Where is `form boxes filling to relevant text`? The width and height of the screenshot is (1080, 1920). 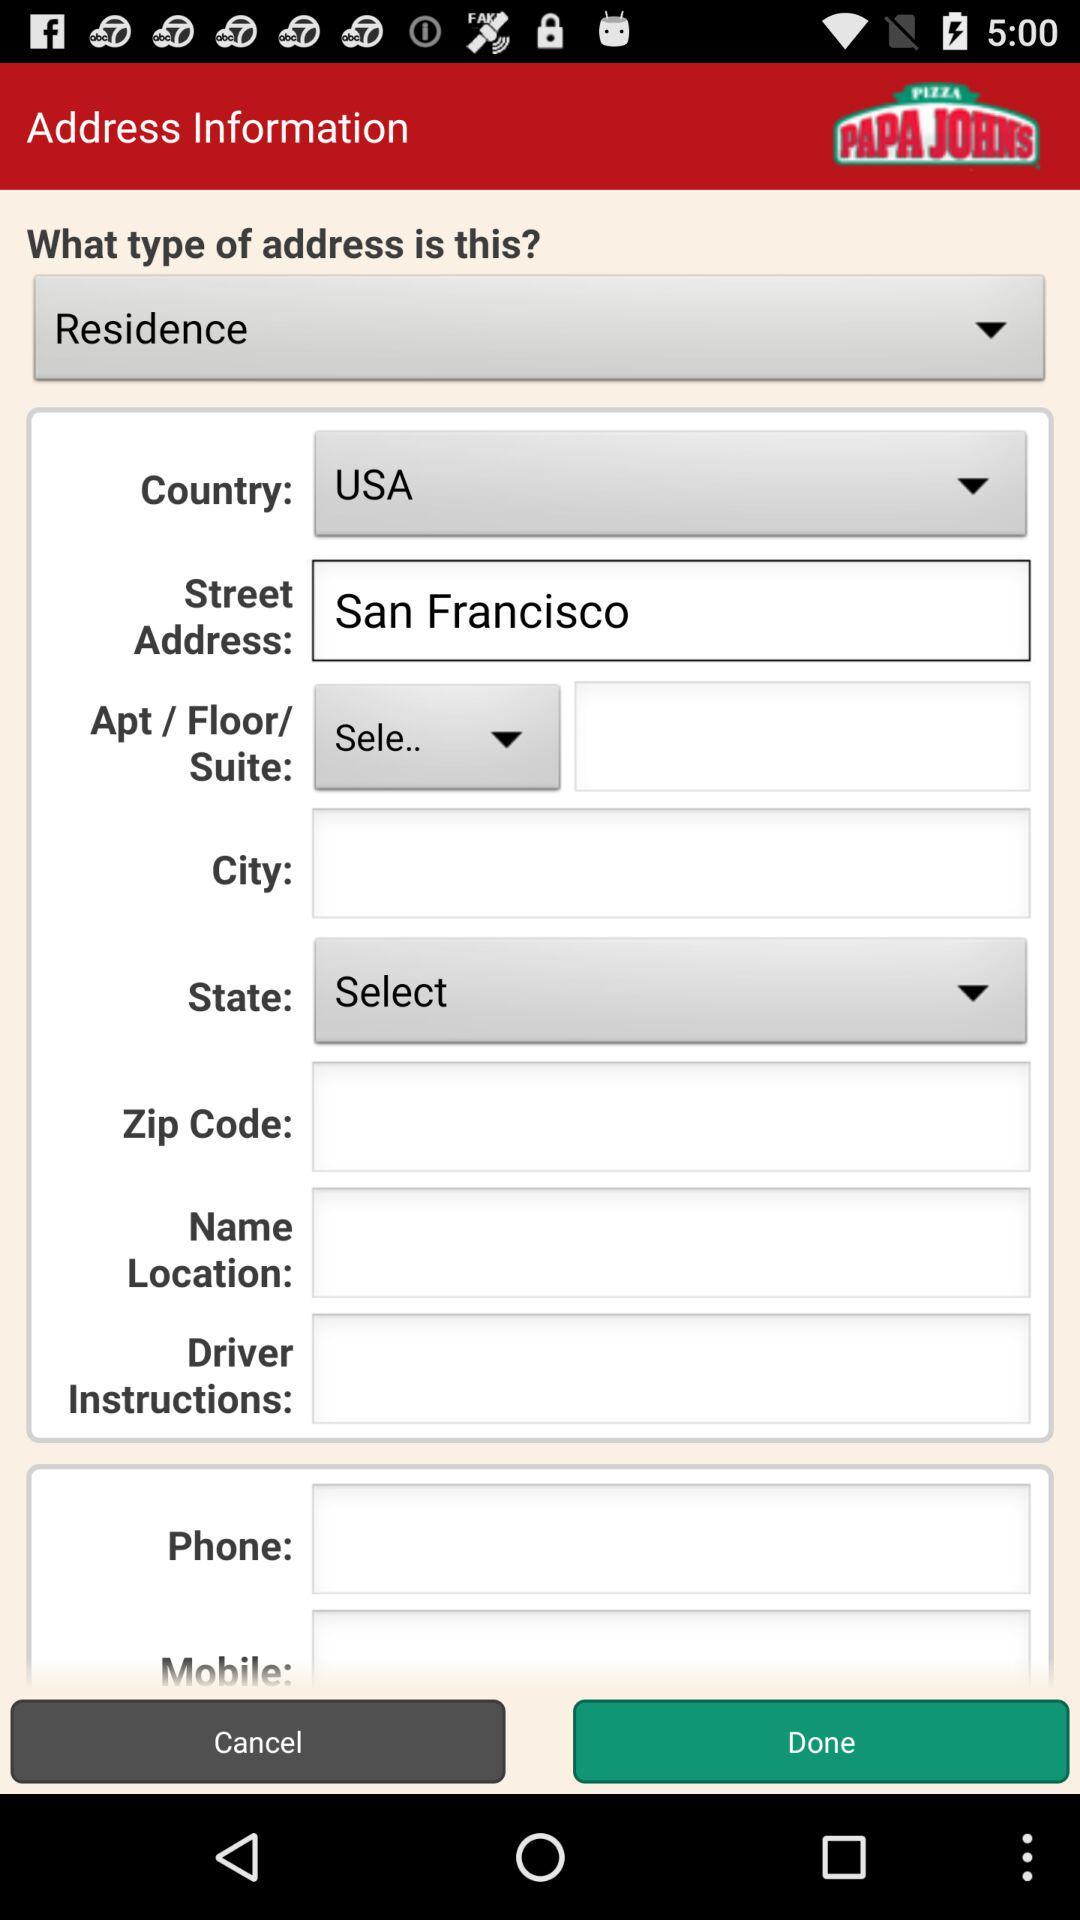 form boxes filling to relevant text is located at coordinates (801, 741).